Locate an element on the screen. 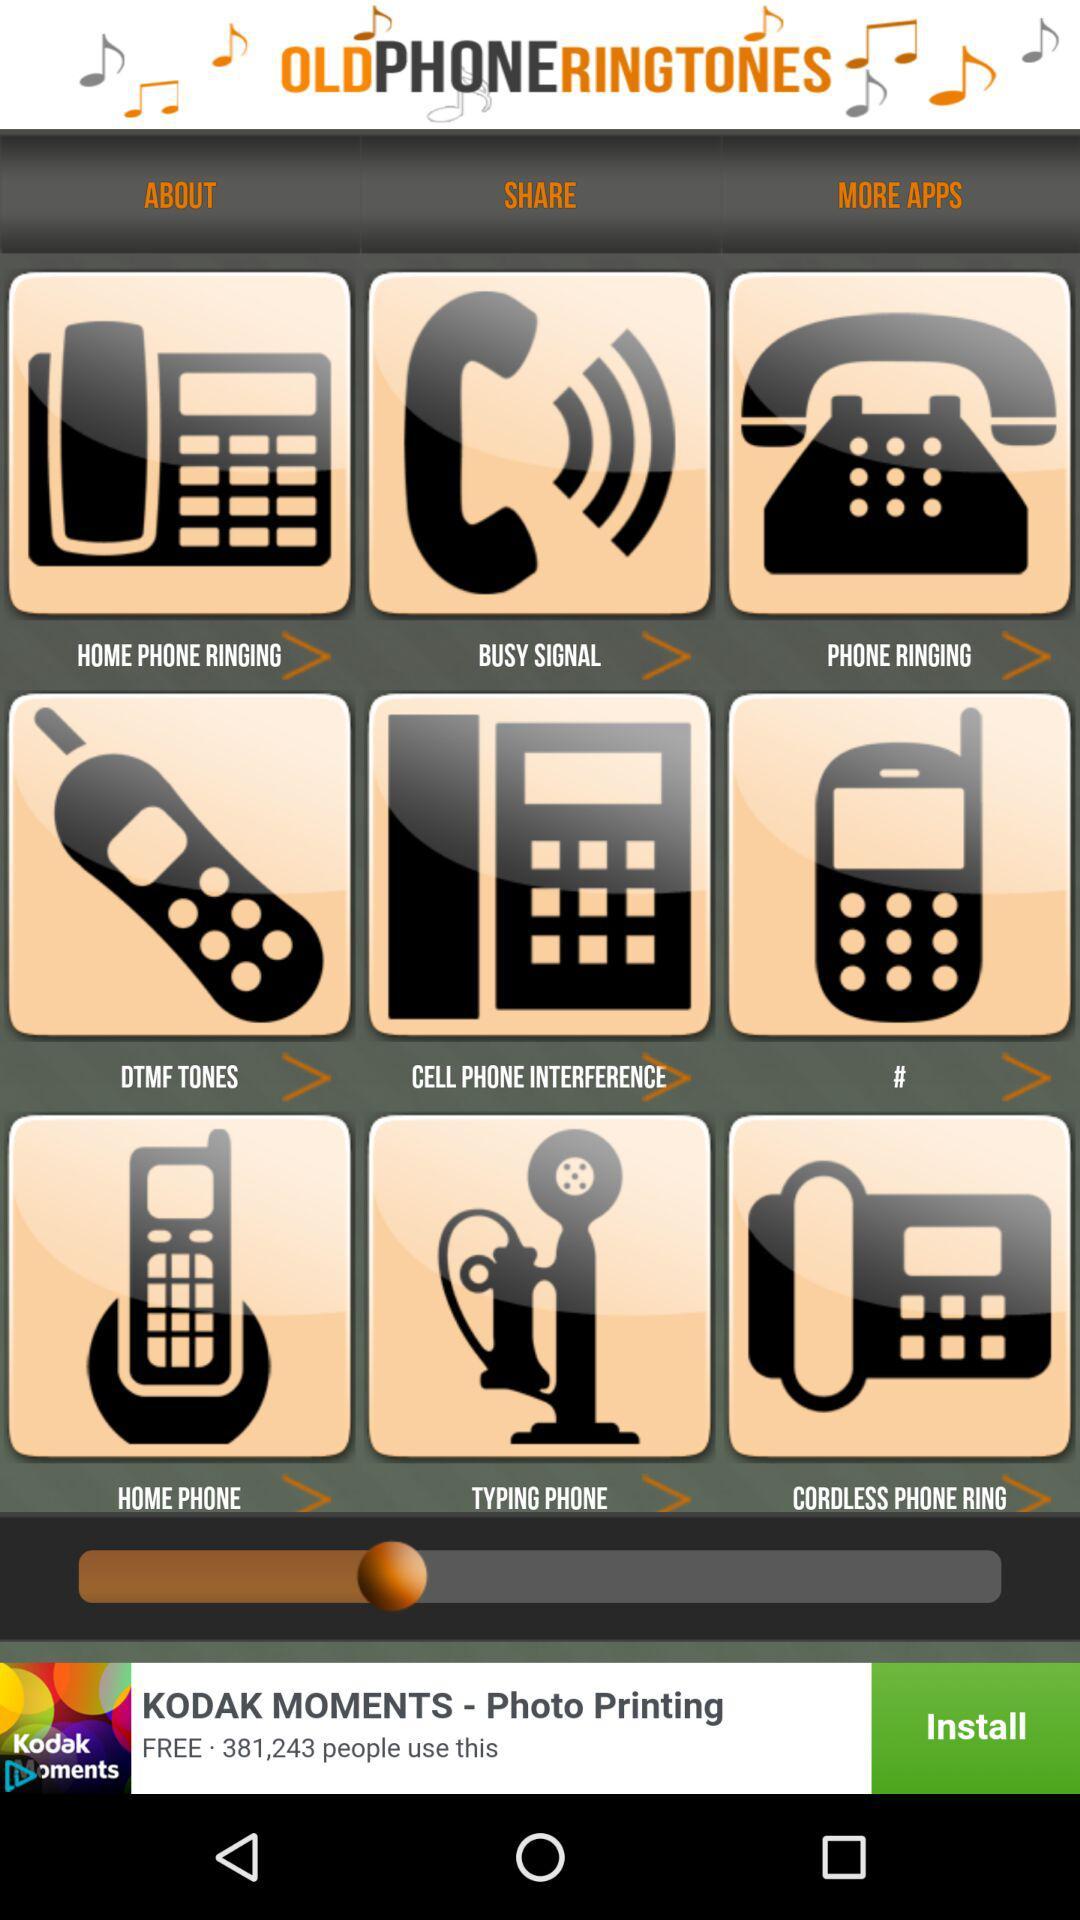  home phone is located at coordinates (178, 1287).